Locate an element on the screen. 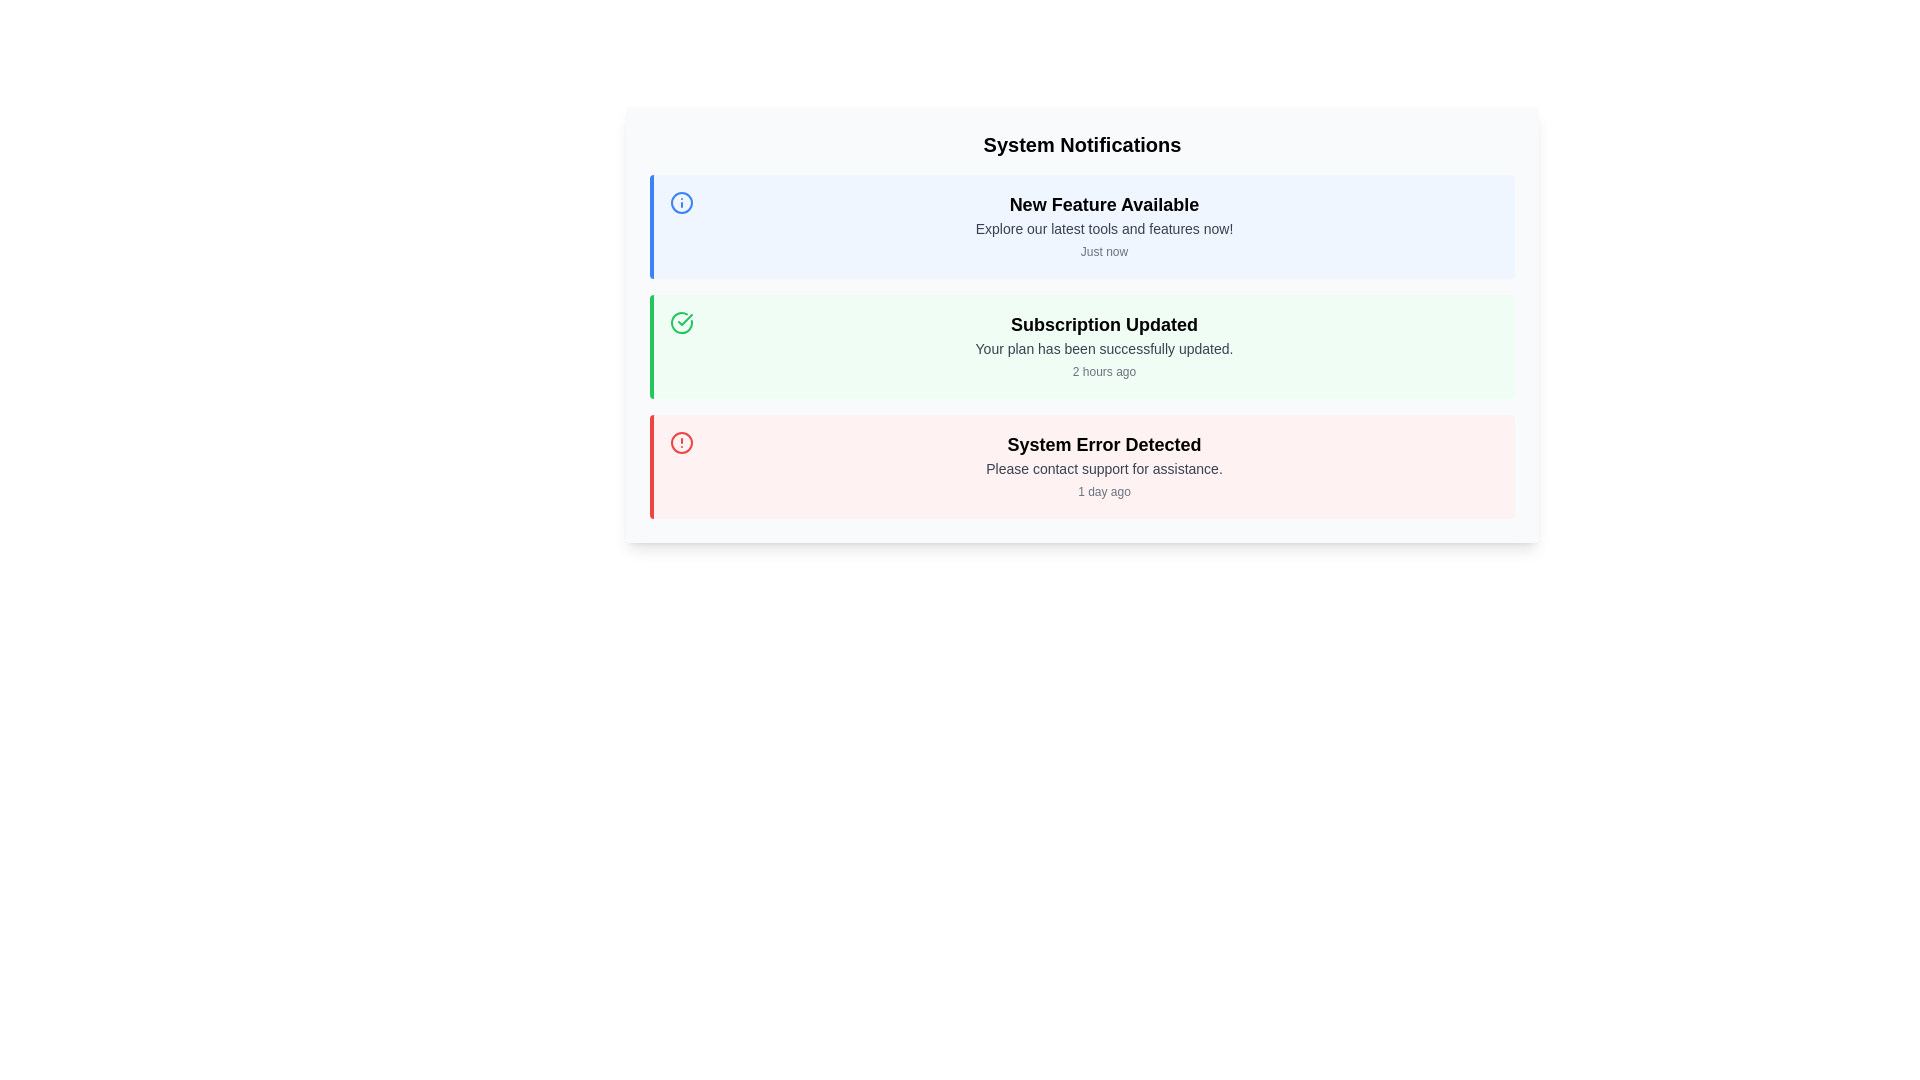  the Text Block that communicates information about the availability of a new feature, located in the center of the blue-highlighted notification block in the 'System Notifications' section is located at coordinates (1103, 226).